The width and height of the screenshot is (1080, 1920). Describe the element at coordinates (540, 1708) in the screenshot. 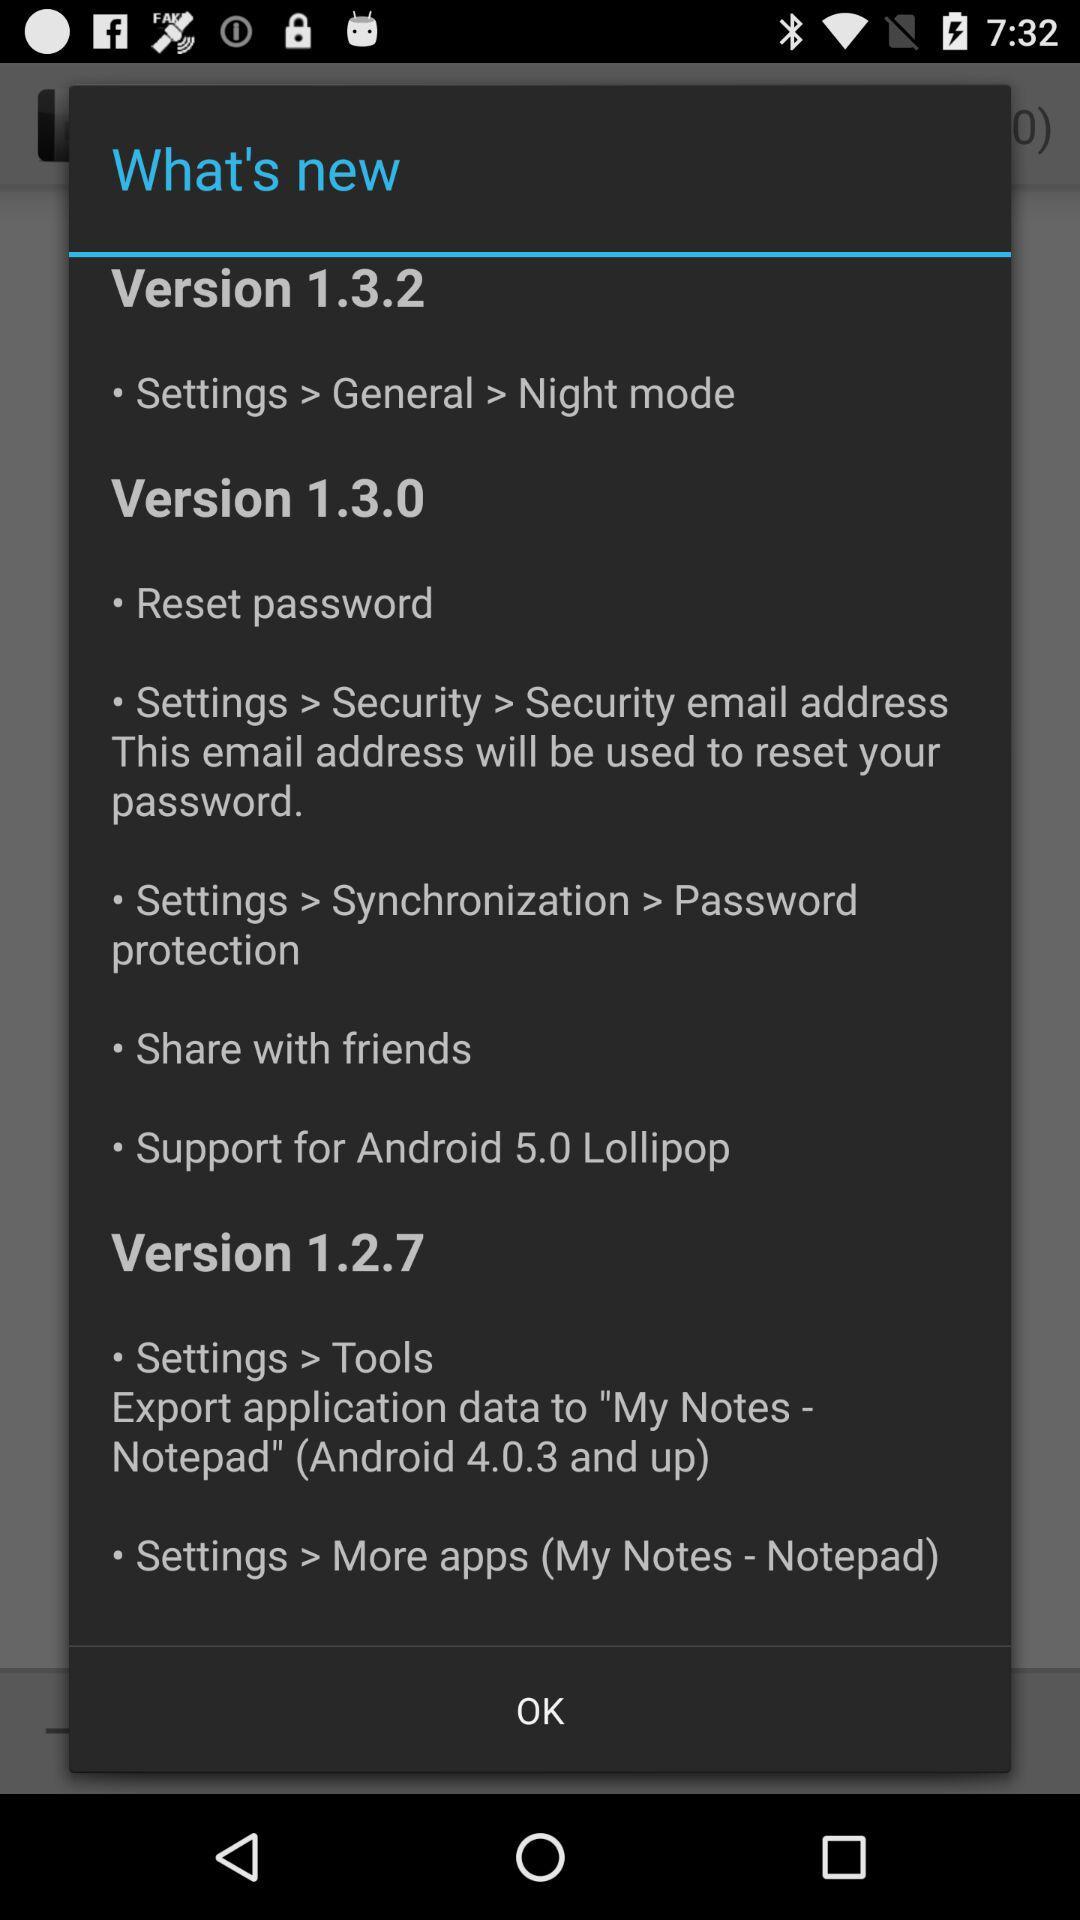

I see `the ok icon` at that location.